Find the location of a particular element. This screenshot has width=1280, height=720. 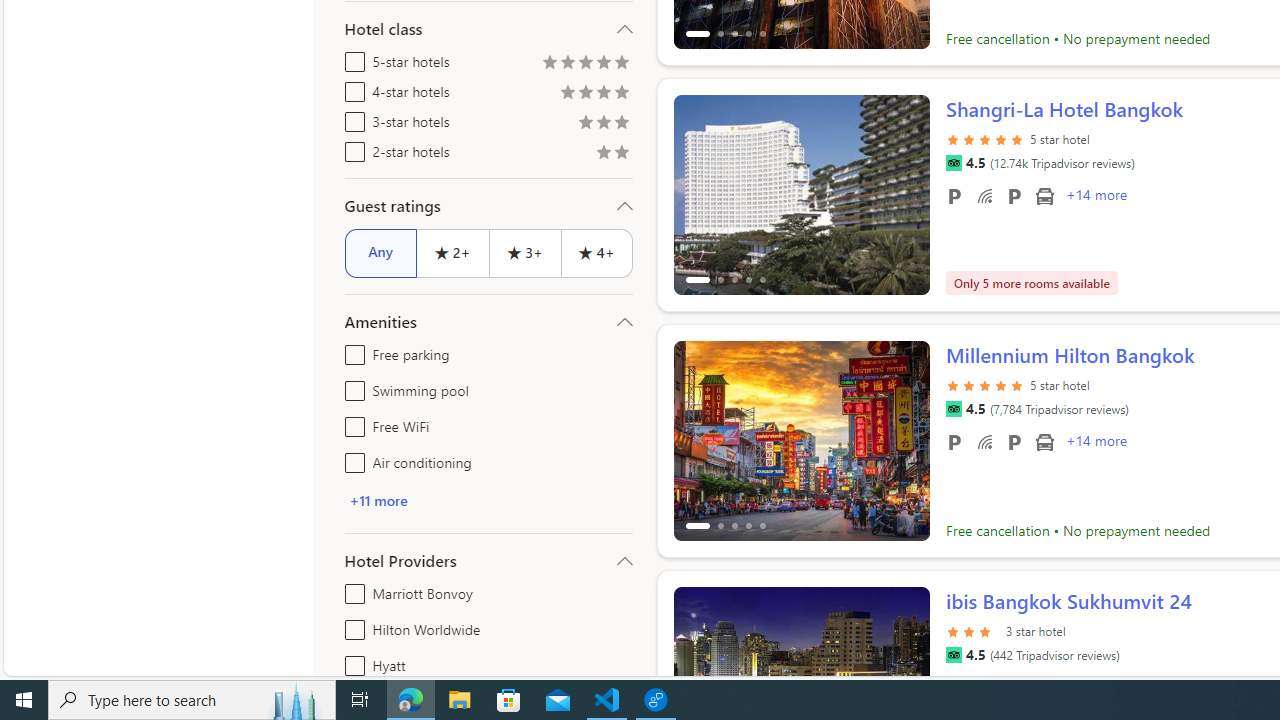

'Amenities' is located at coordinates (488, 320).